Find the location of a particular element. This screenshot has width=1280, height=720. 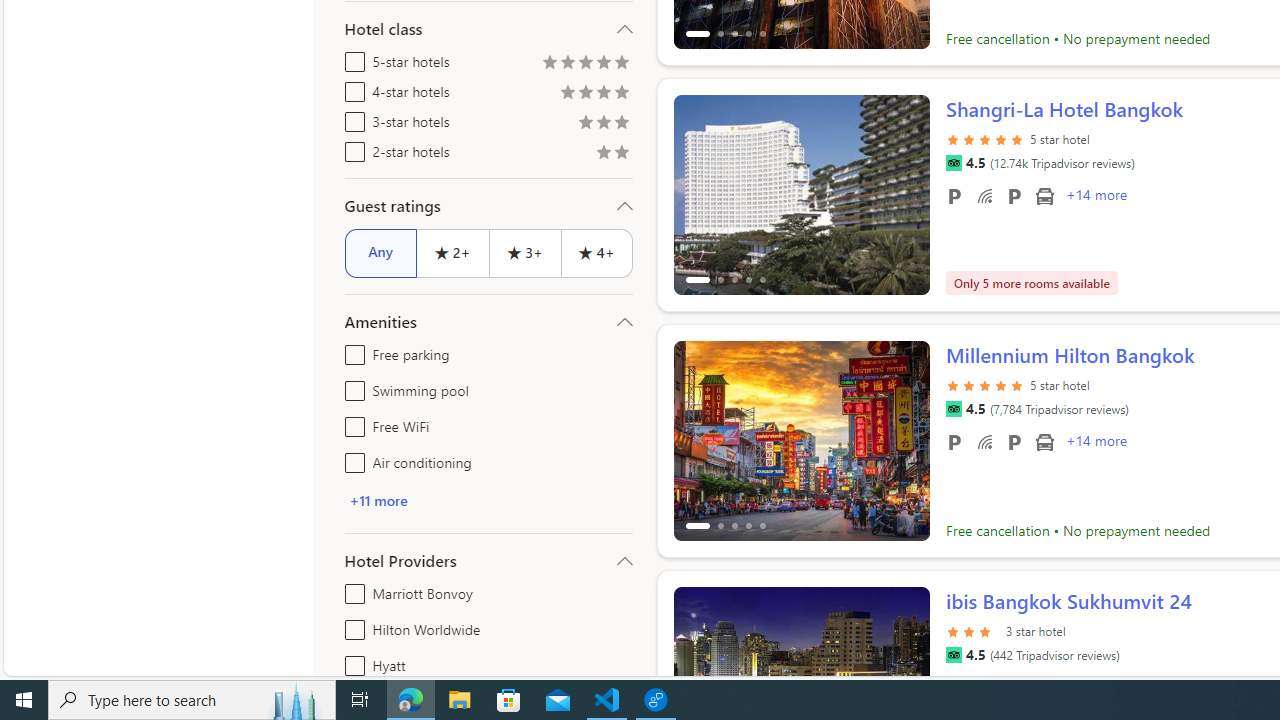

'Amenities' is located at coordinates (488, 320).